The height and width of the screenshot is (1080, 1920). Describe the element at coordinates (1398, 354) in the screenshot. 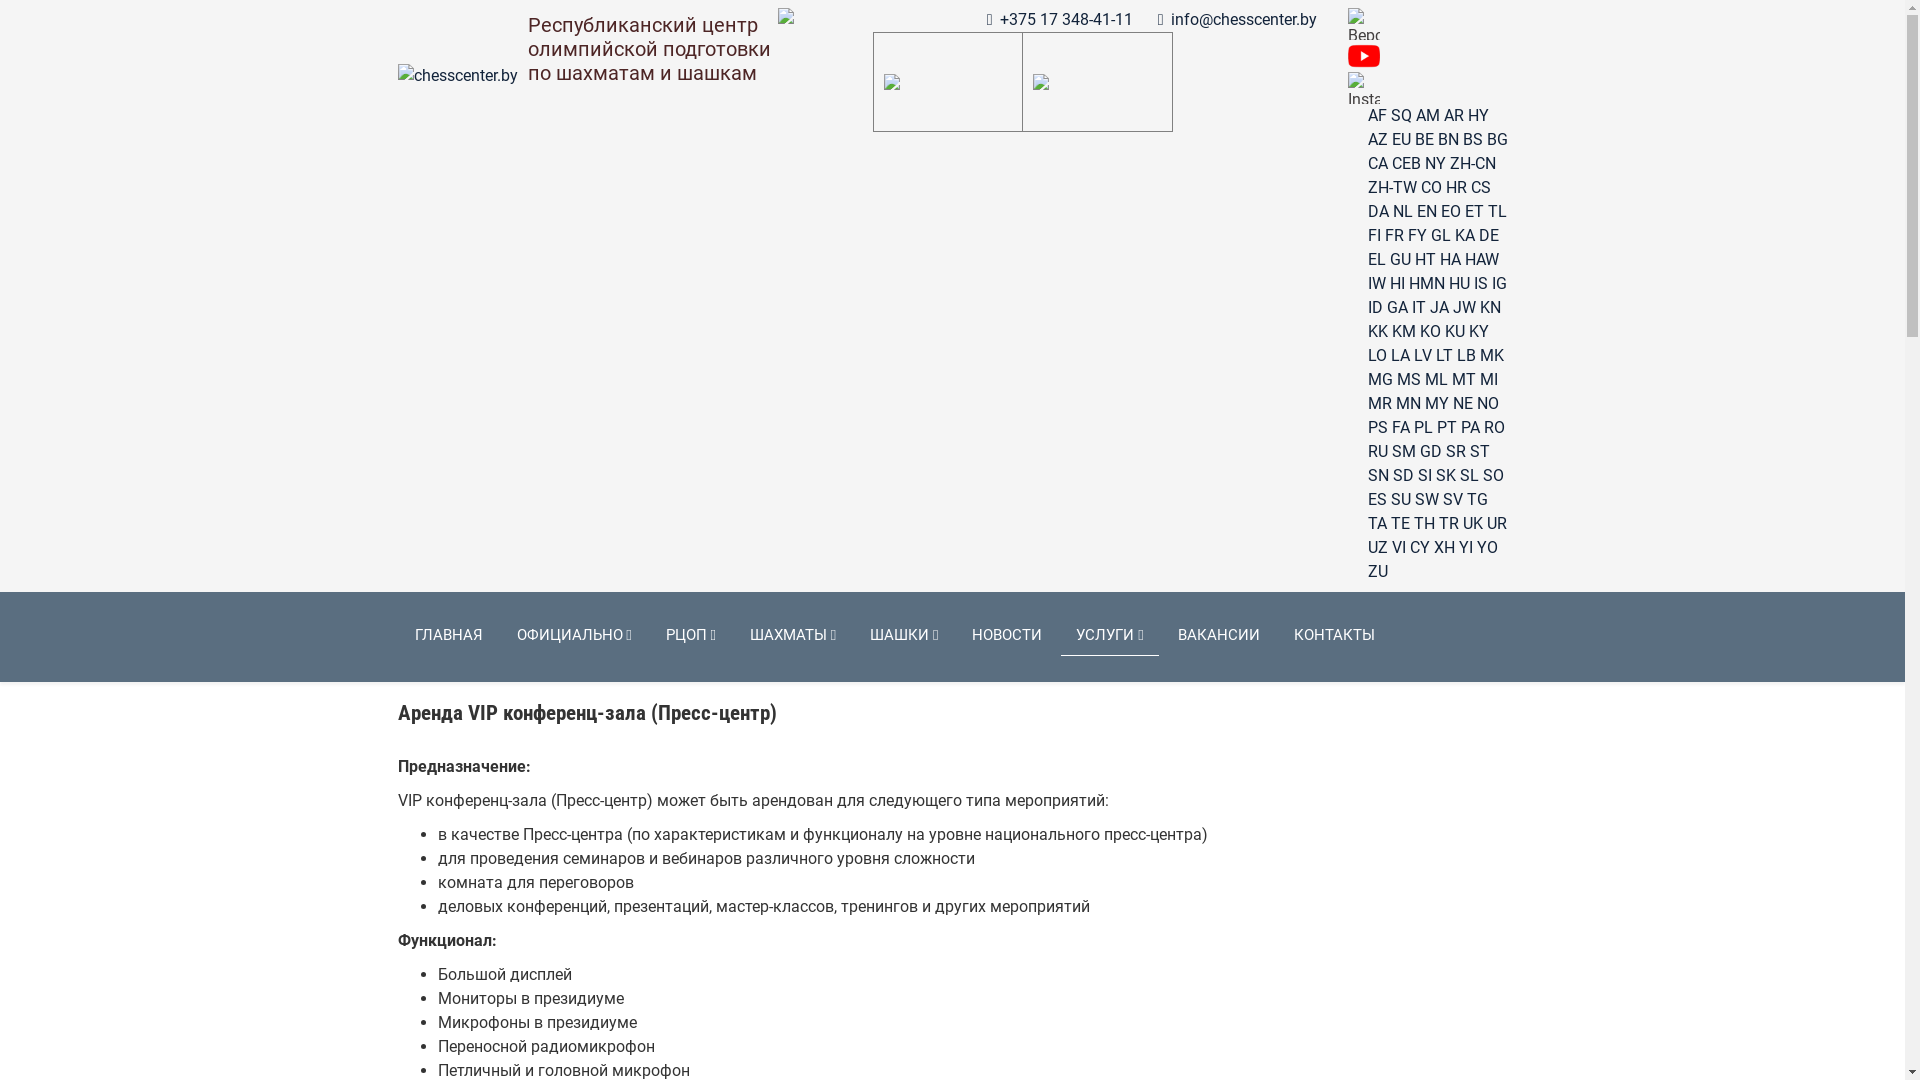

I see `'LA'` at that location.